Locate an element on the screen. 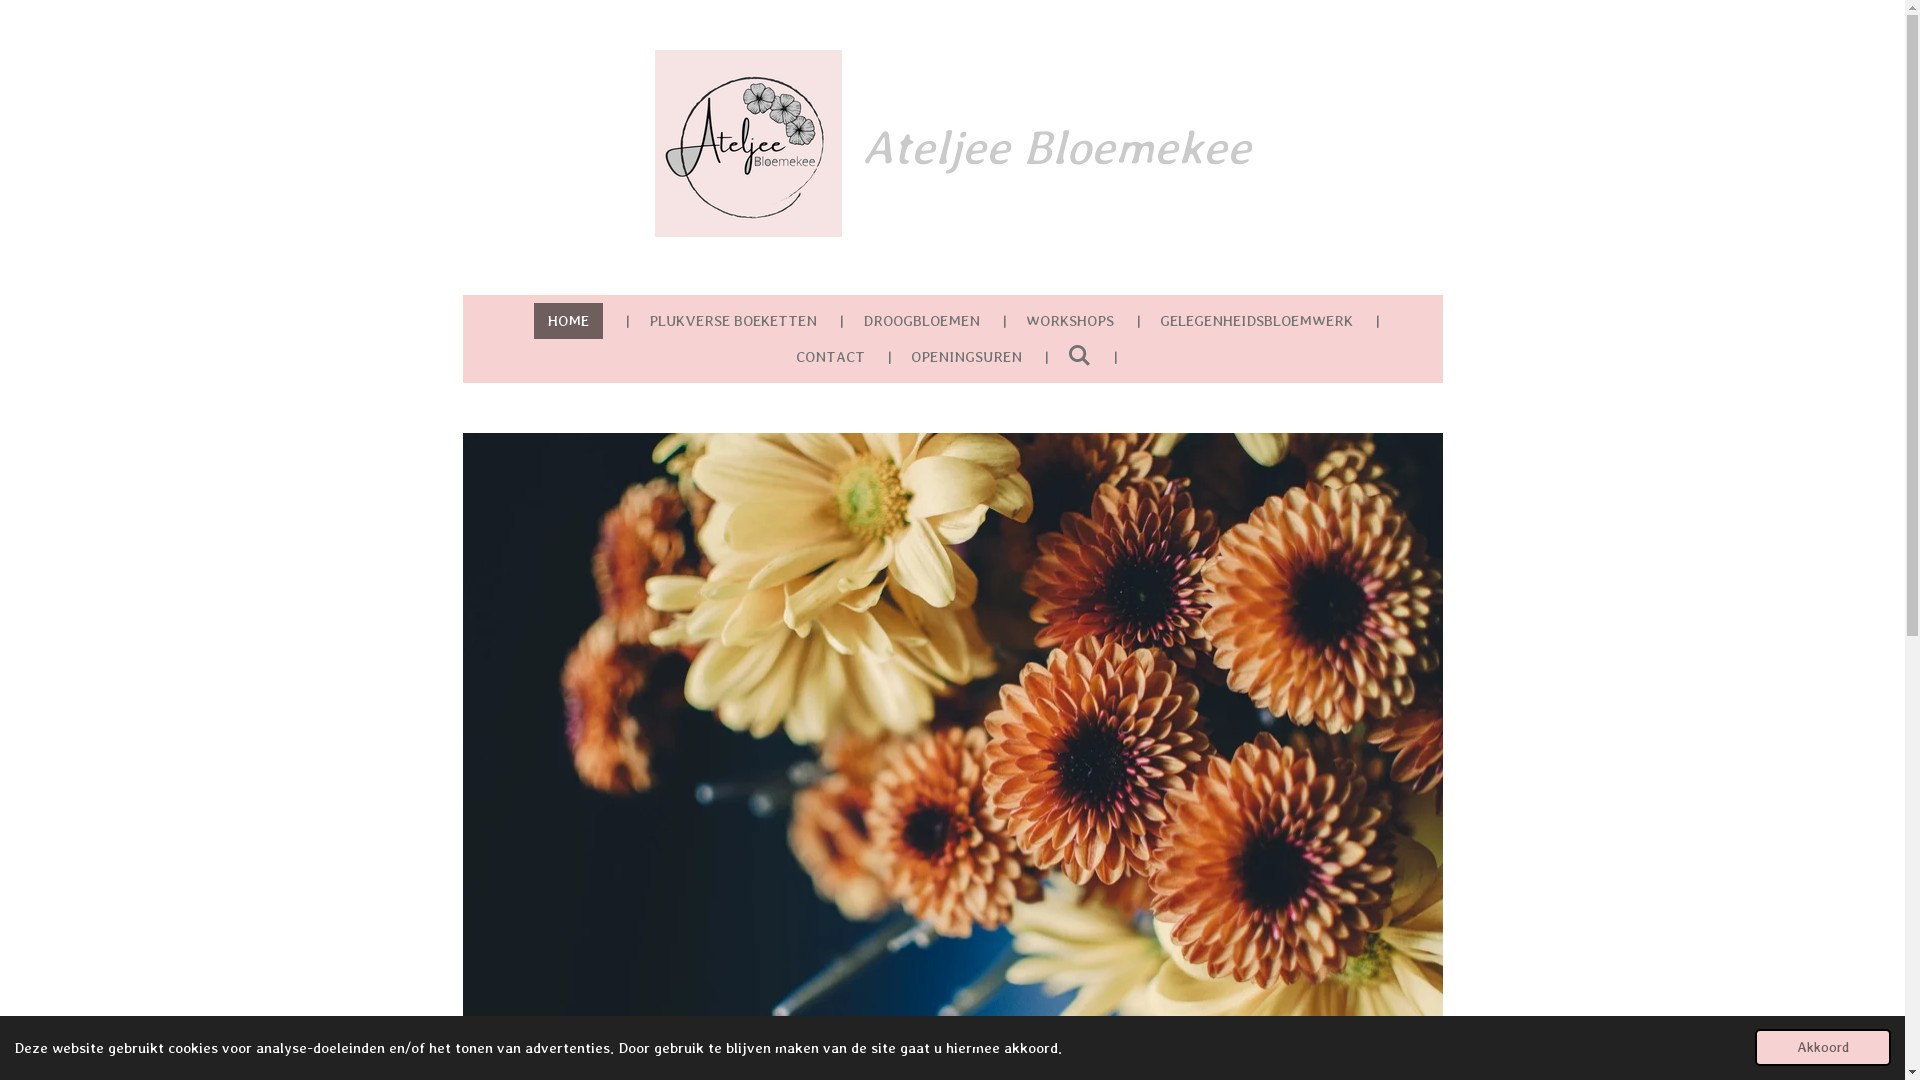  'Akkoord' is located at coordinates (1823, 1046).